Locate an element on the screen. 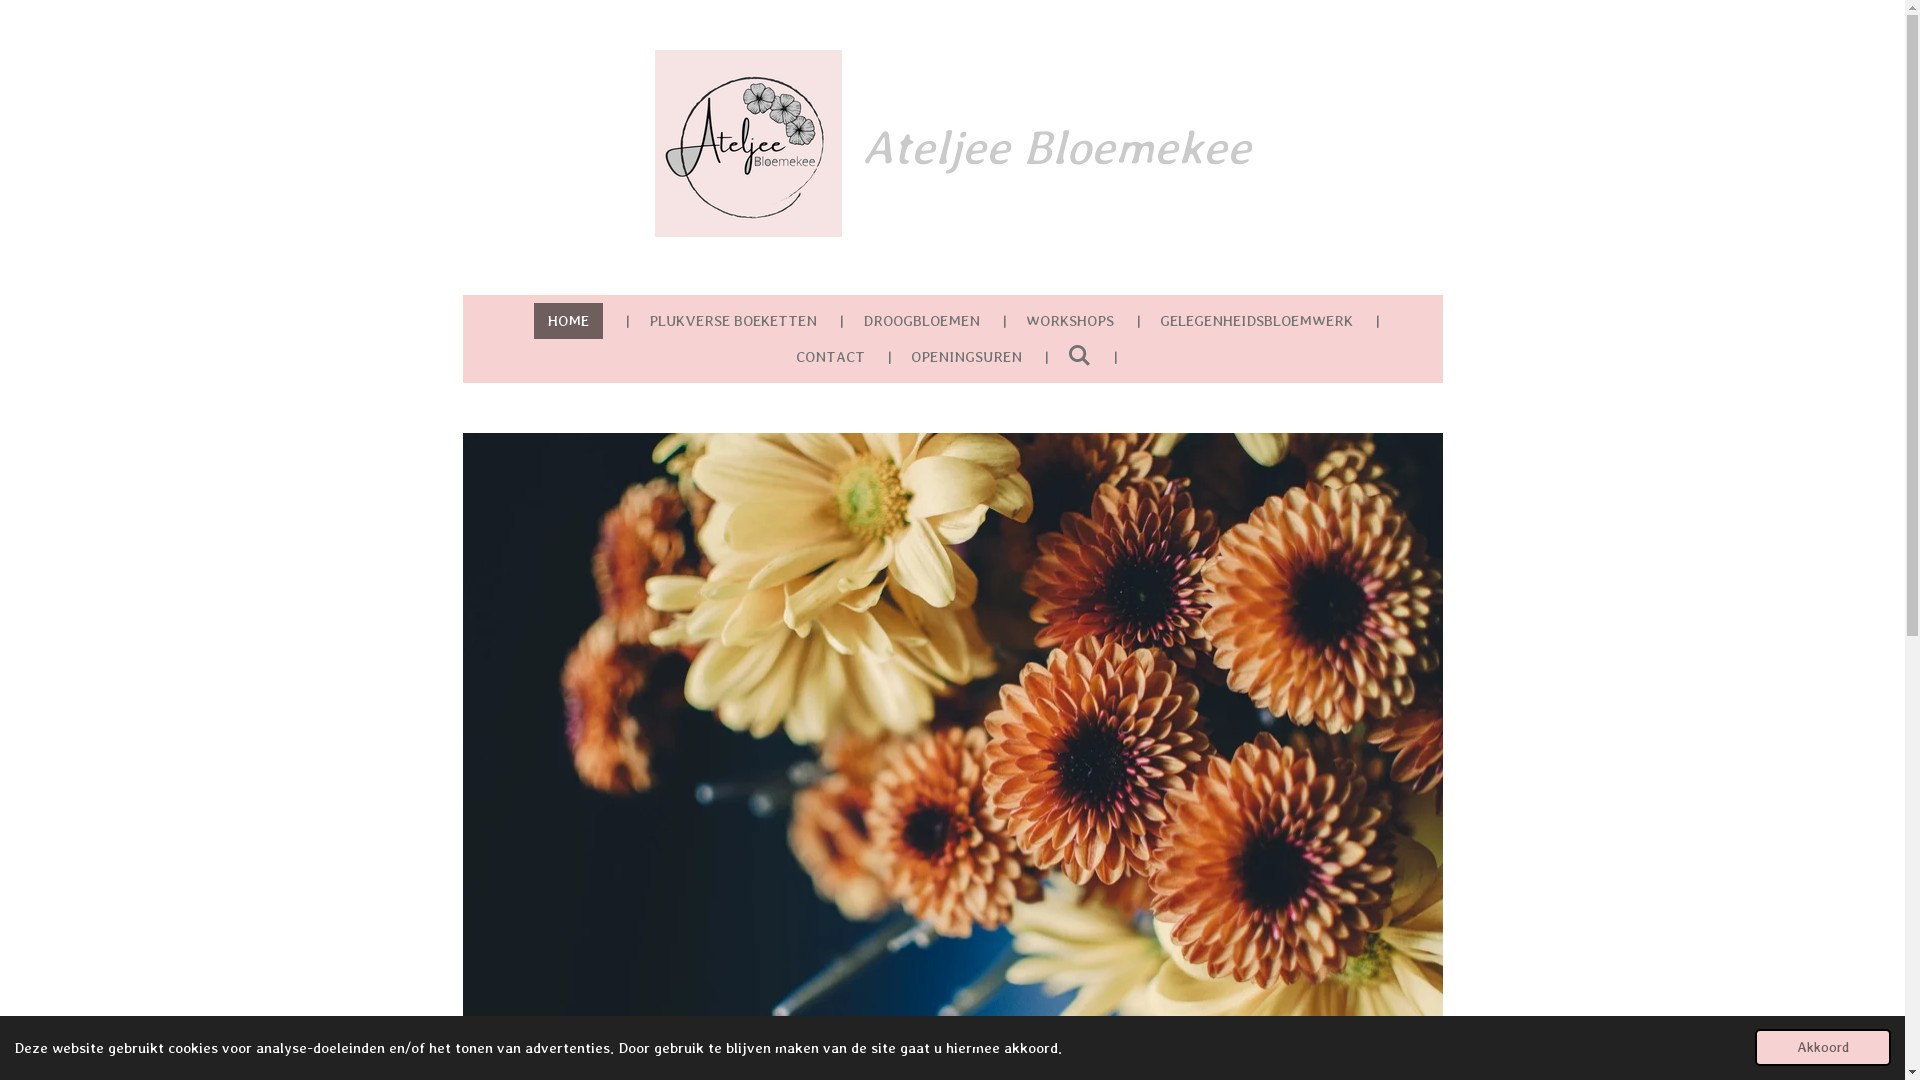  'Akkoord' is located at coordinates (1823, 1046).